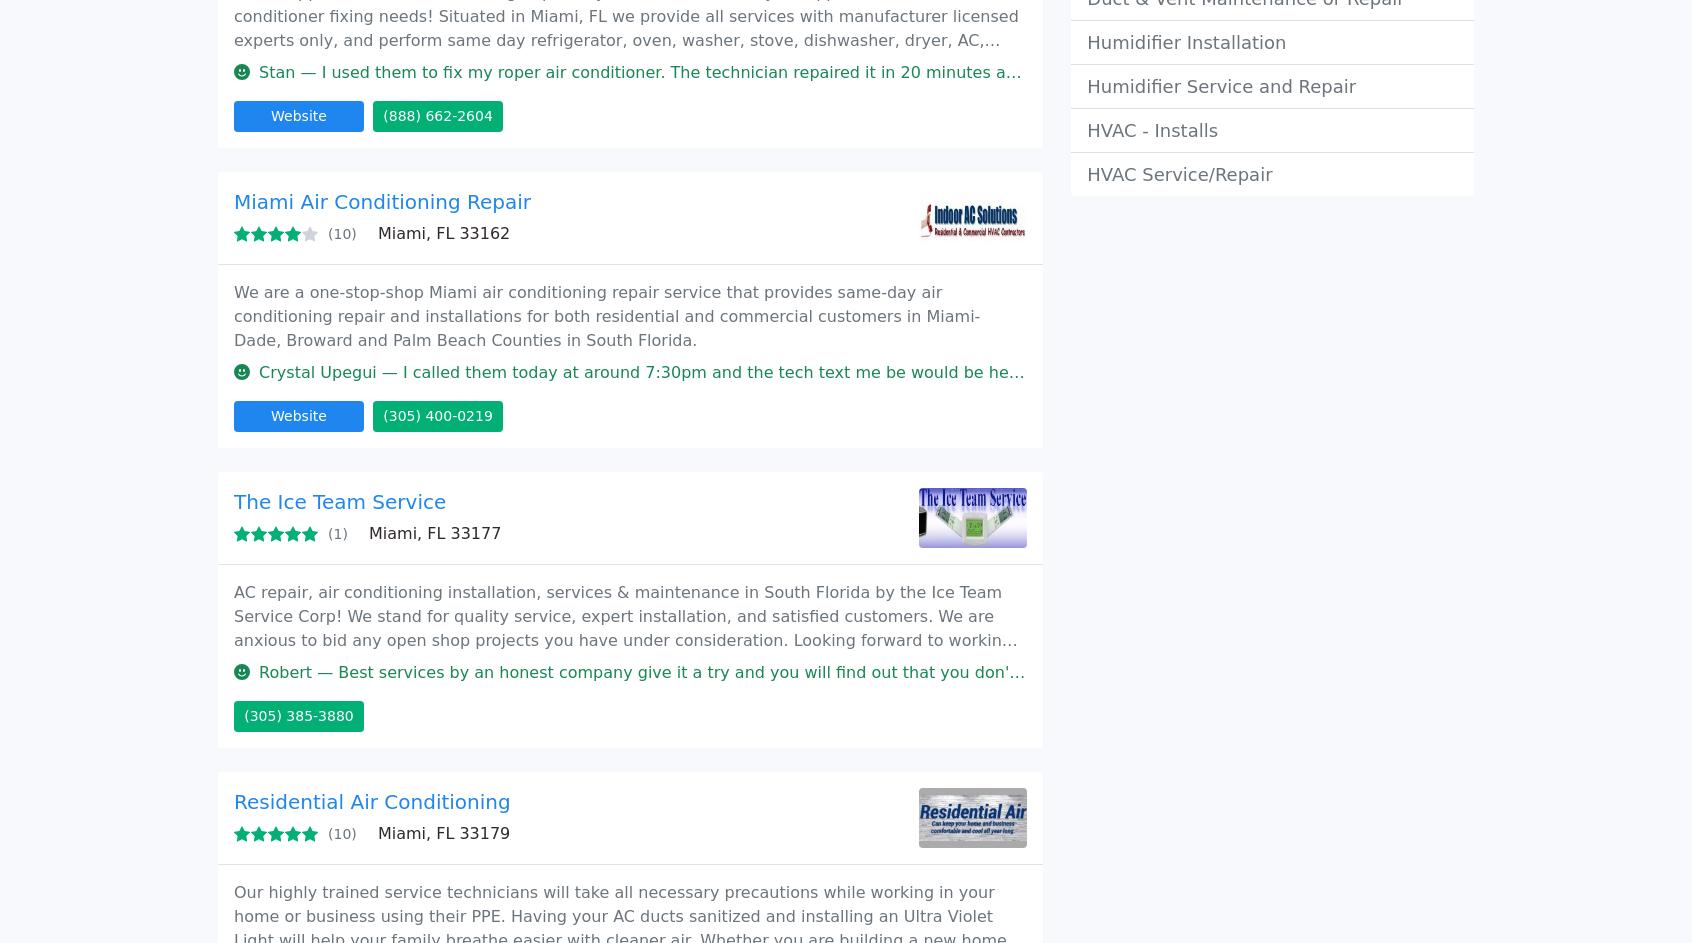 This screenshot has height=943, width=1692. What do you see at coordinates (1348, 185) in the screenshot?
I see `'Cookies policy'` at bounding box center [1348, 185].